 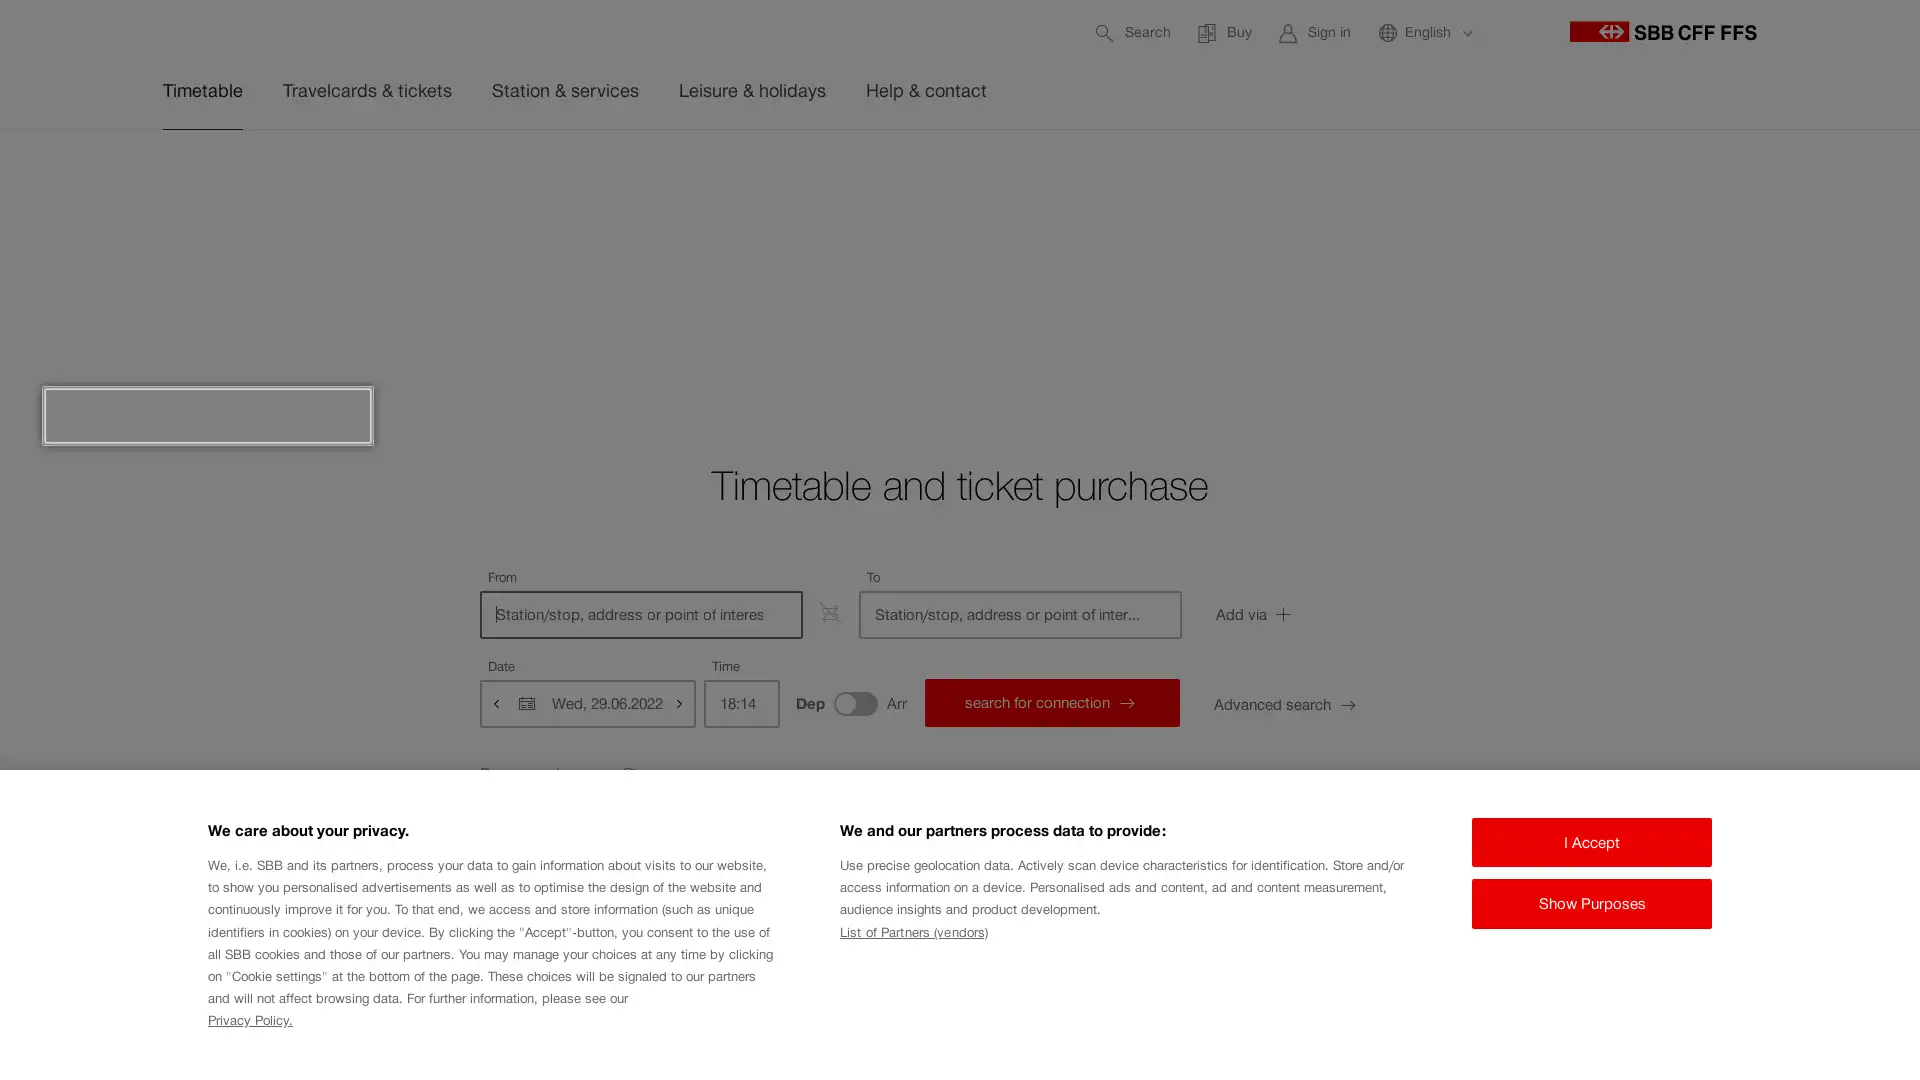 I want to click on Show Purposes, so click(x=1591, y=903).